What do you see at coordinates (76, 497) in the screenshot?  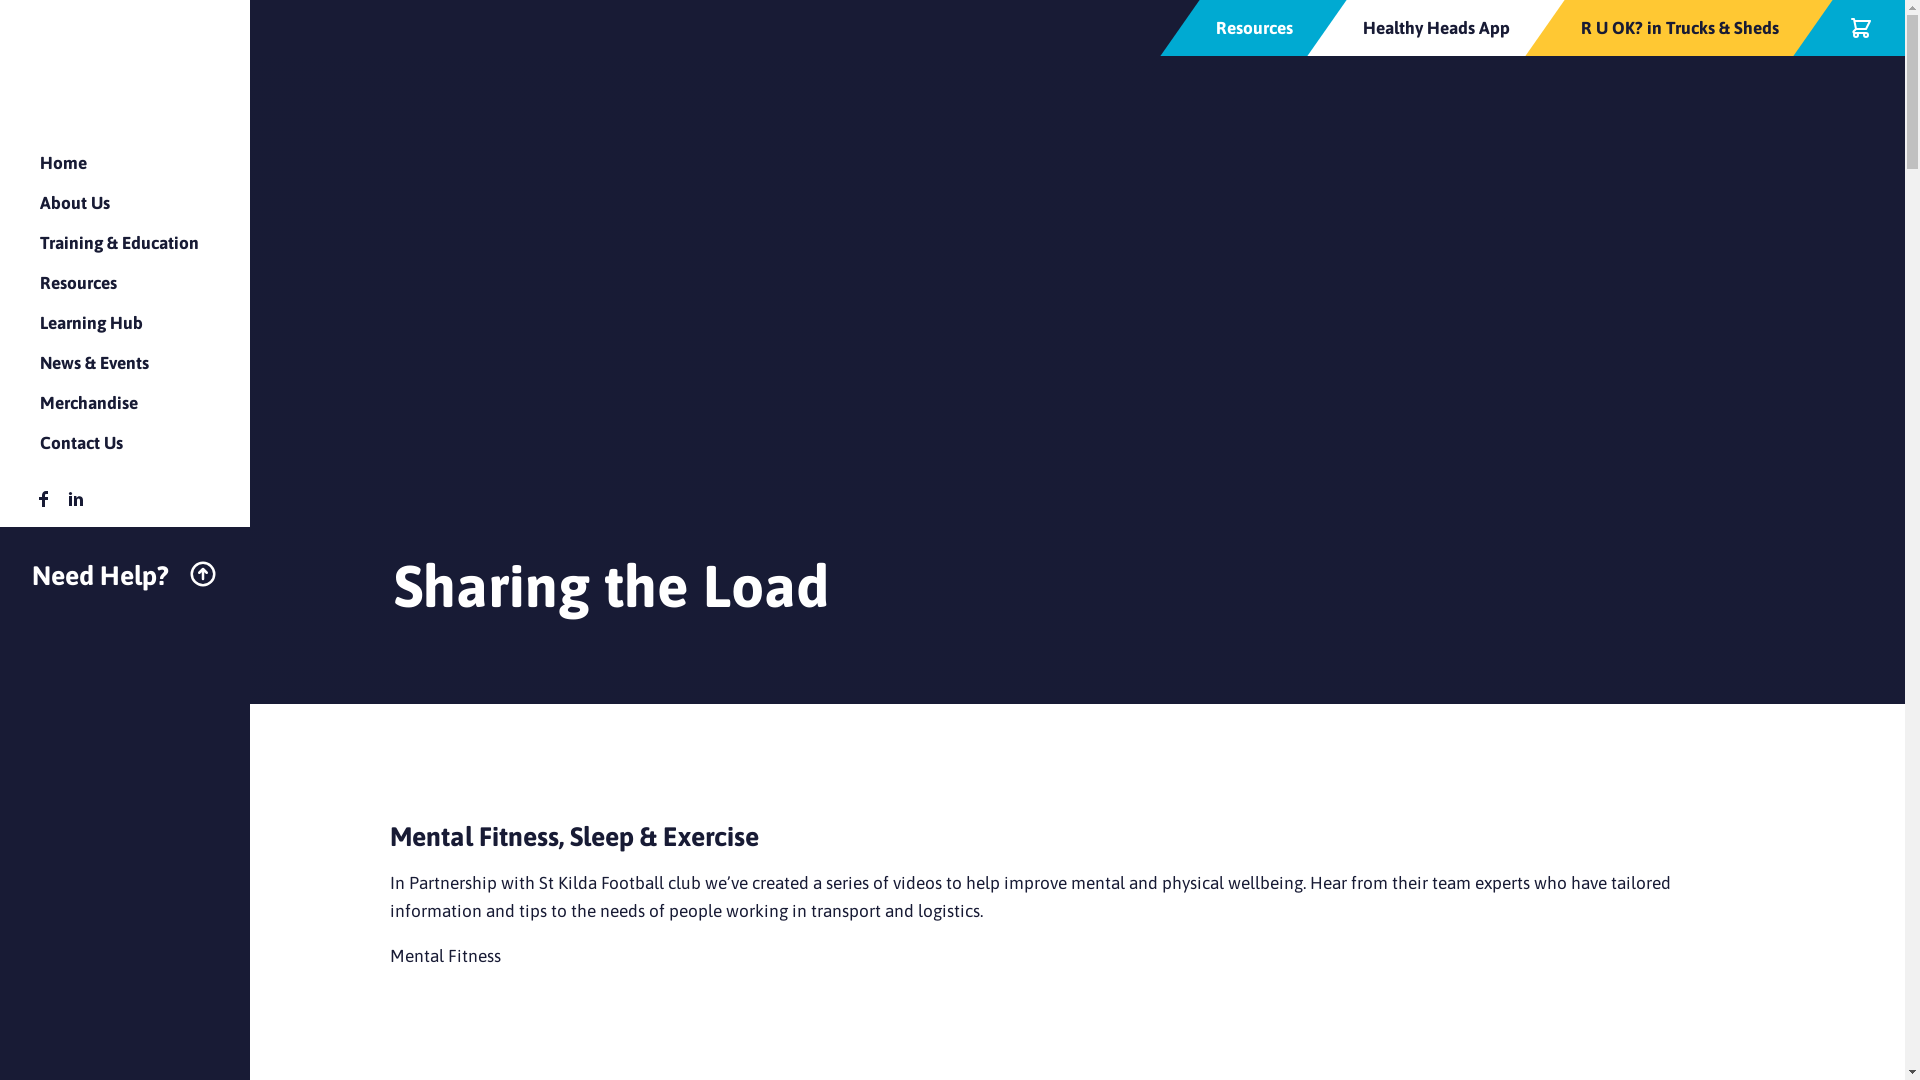 I see `'HealthyHeads Linkedin'` at bounding box center [76, 497].